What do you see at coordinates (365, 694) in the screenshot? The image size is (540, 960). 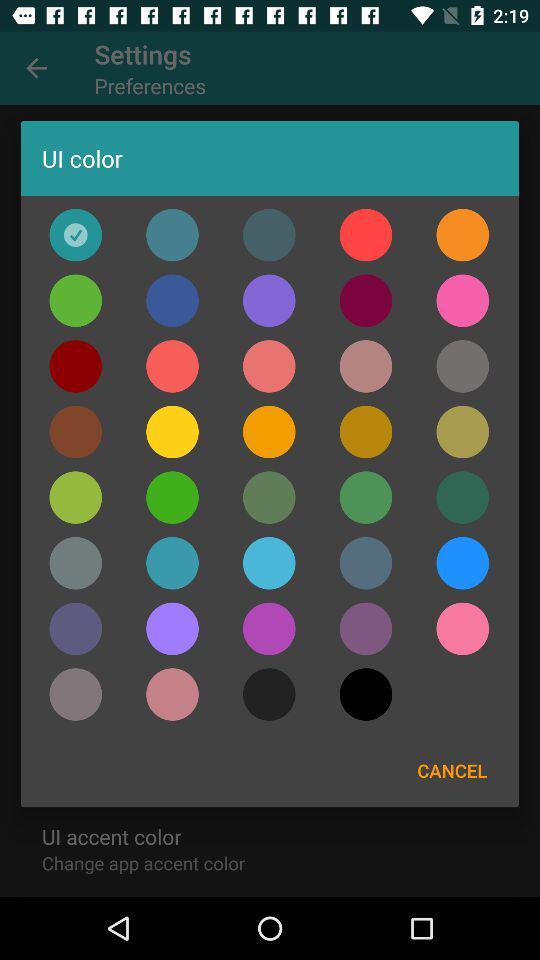 I see `coloring option` at bounding box center [365, 694].